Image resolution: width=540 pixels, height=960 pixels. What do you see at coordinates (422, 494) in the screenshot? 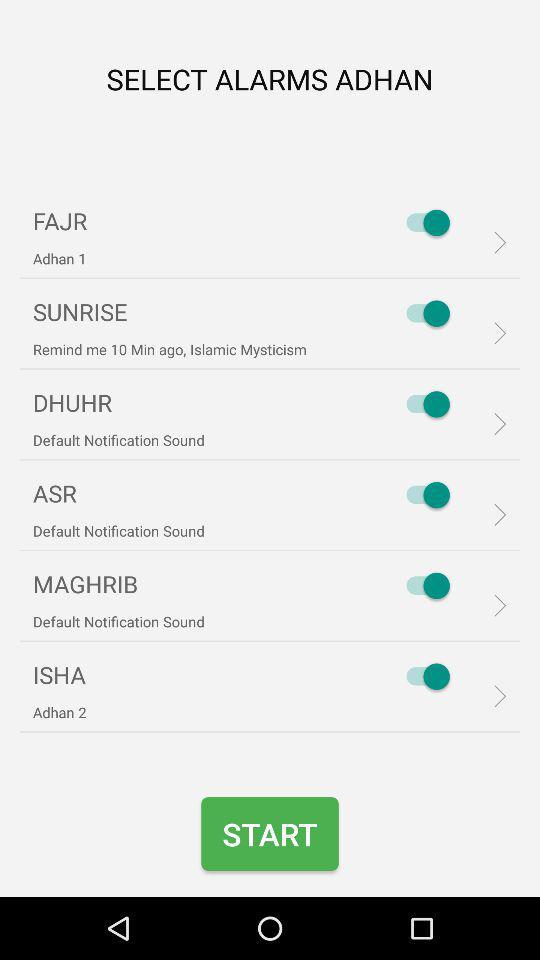
I see `the item next to the default notification sound item` at bounding box center [422, 494].